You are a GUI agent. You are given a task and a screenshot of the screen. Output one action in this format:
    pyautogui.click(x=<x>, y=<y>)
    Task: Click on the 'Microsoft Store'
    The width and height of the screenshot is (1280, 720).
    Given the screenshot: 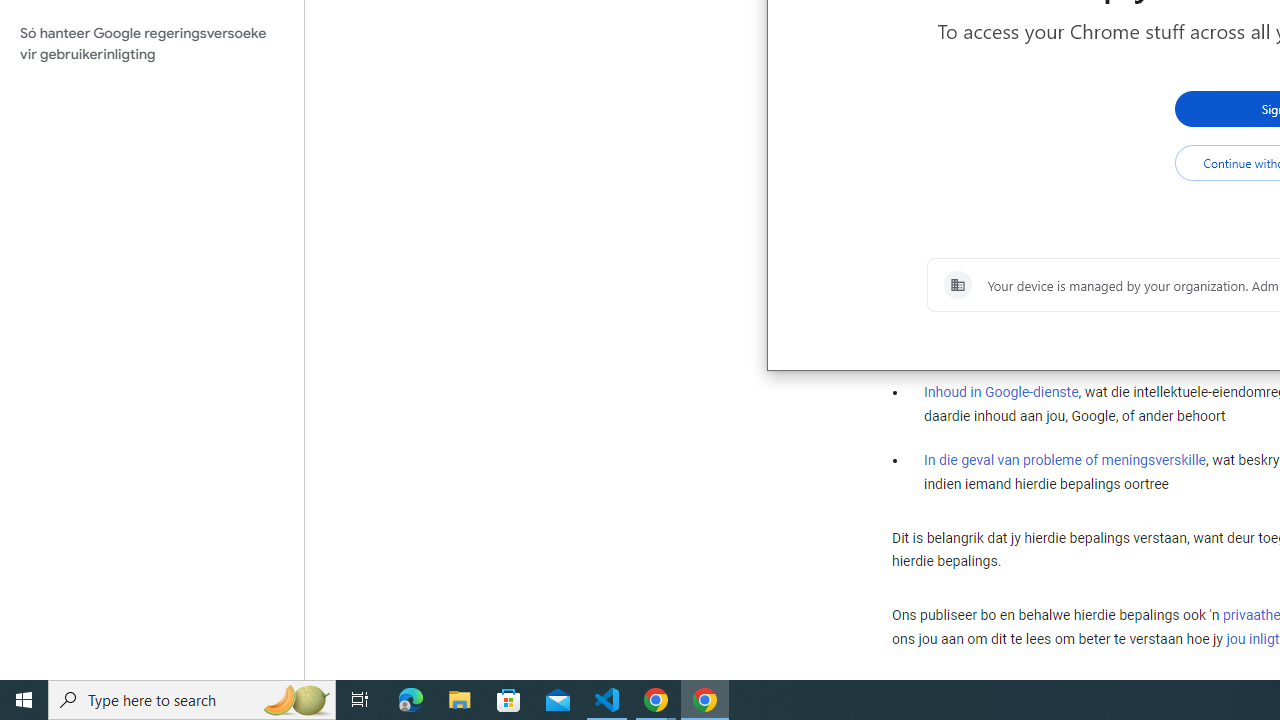 What is the action you would take?
    pyautogui.click(x=509, y=698)
    